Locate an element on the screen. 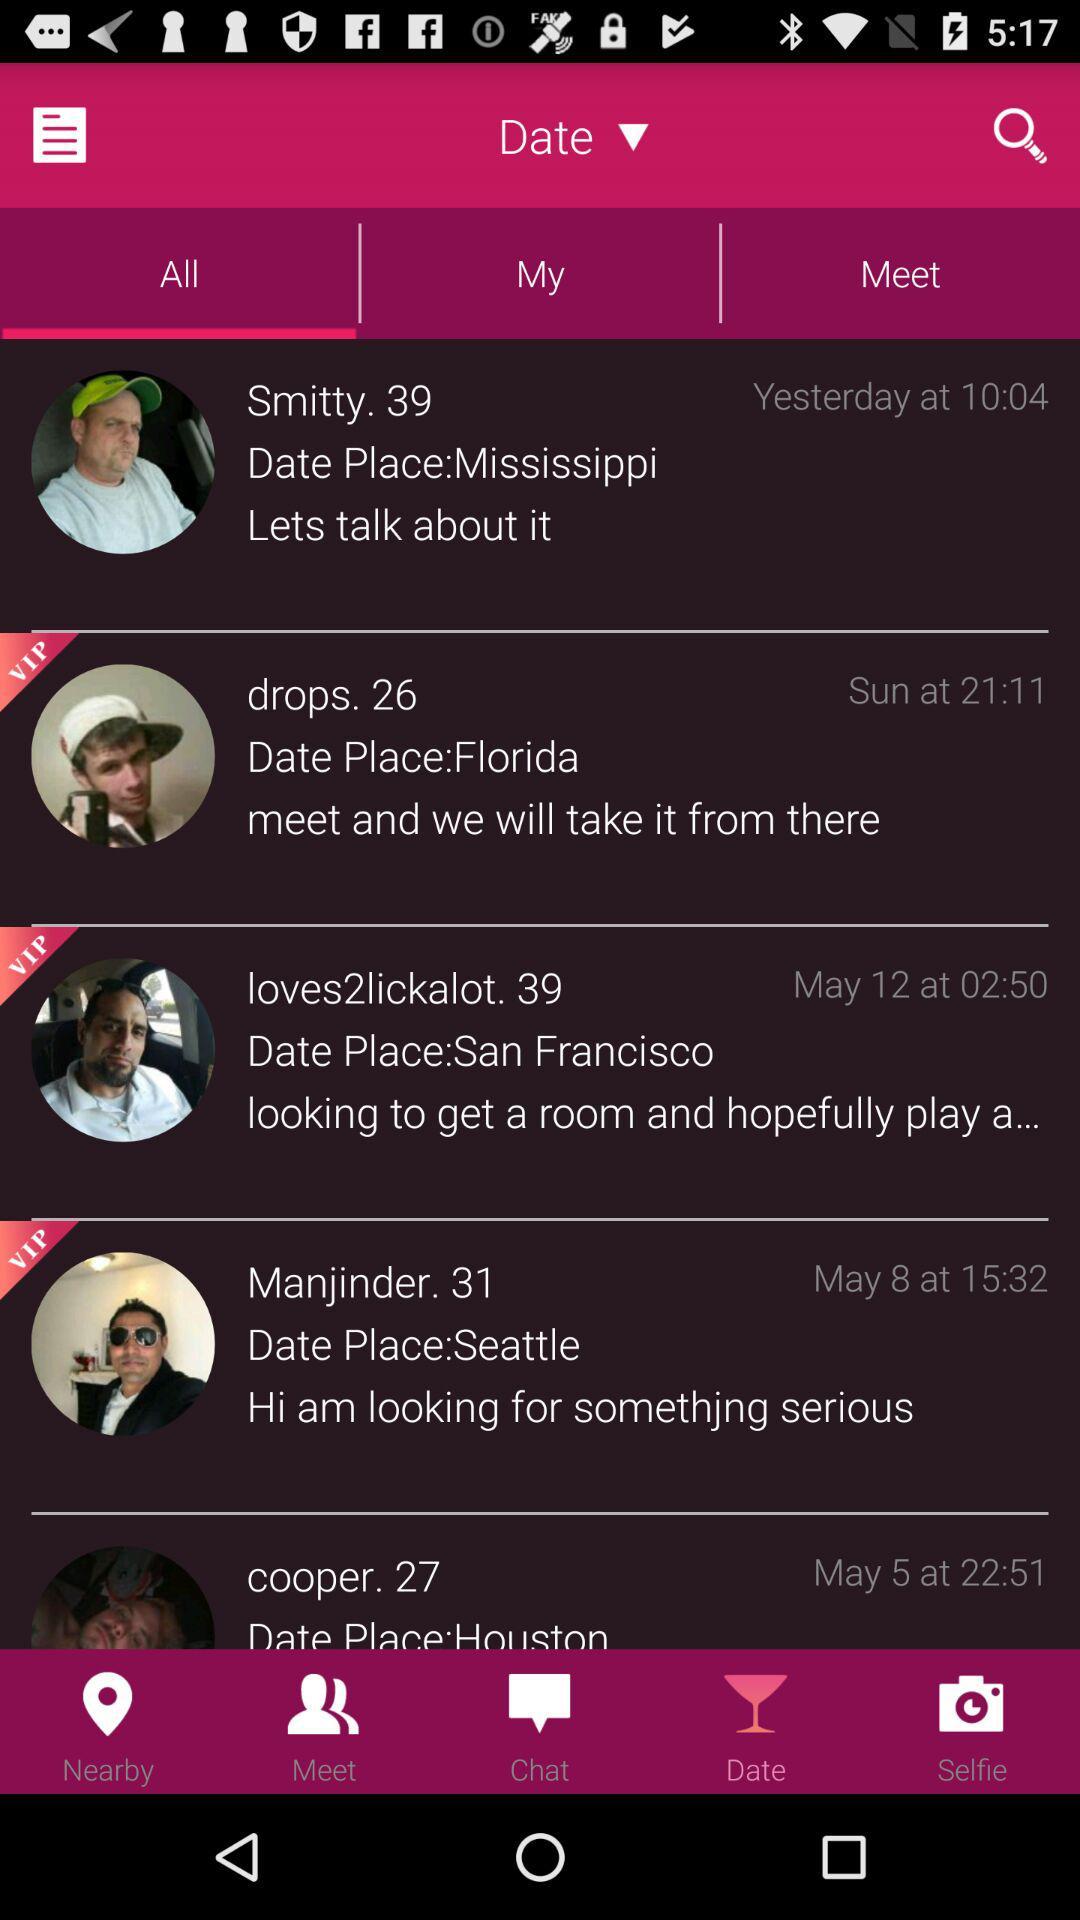 The width and height of the screenshot is (1080, 1920). the cooper is located at coordinates (310, 1573).